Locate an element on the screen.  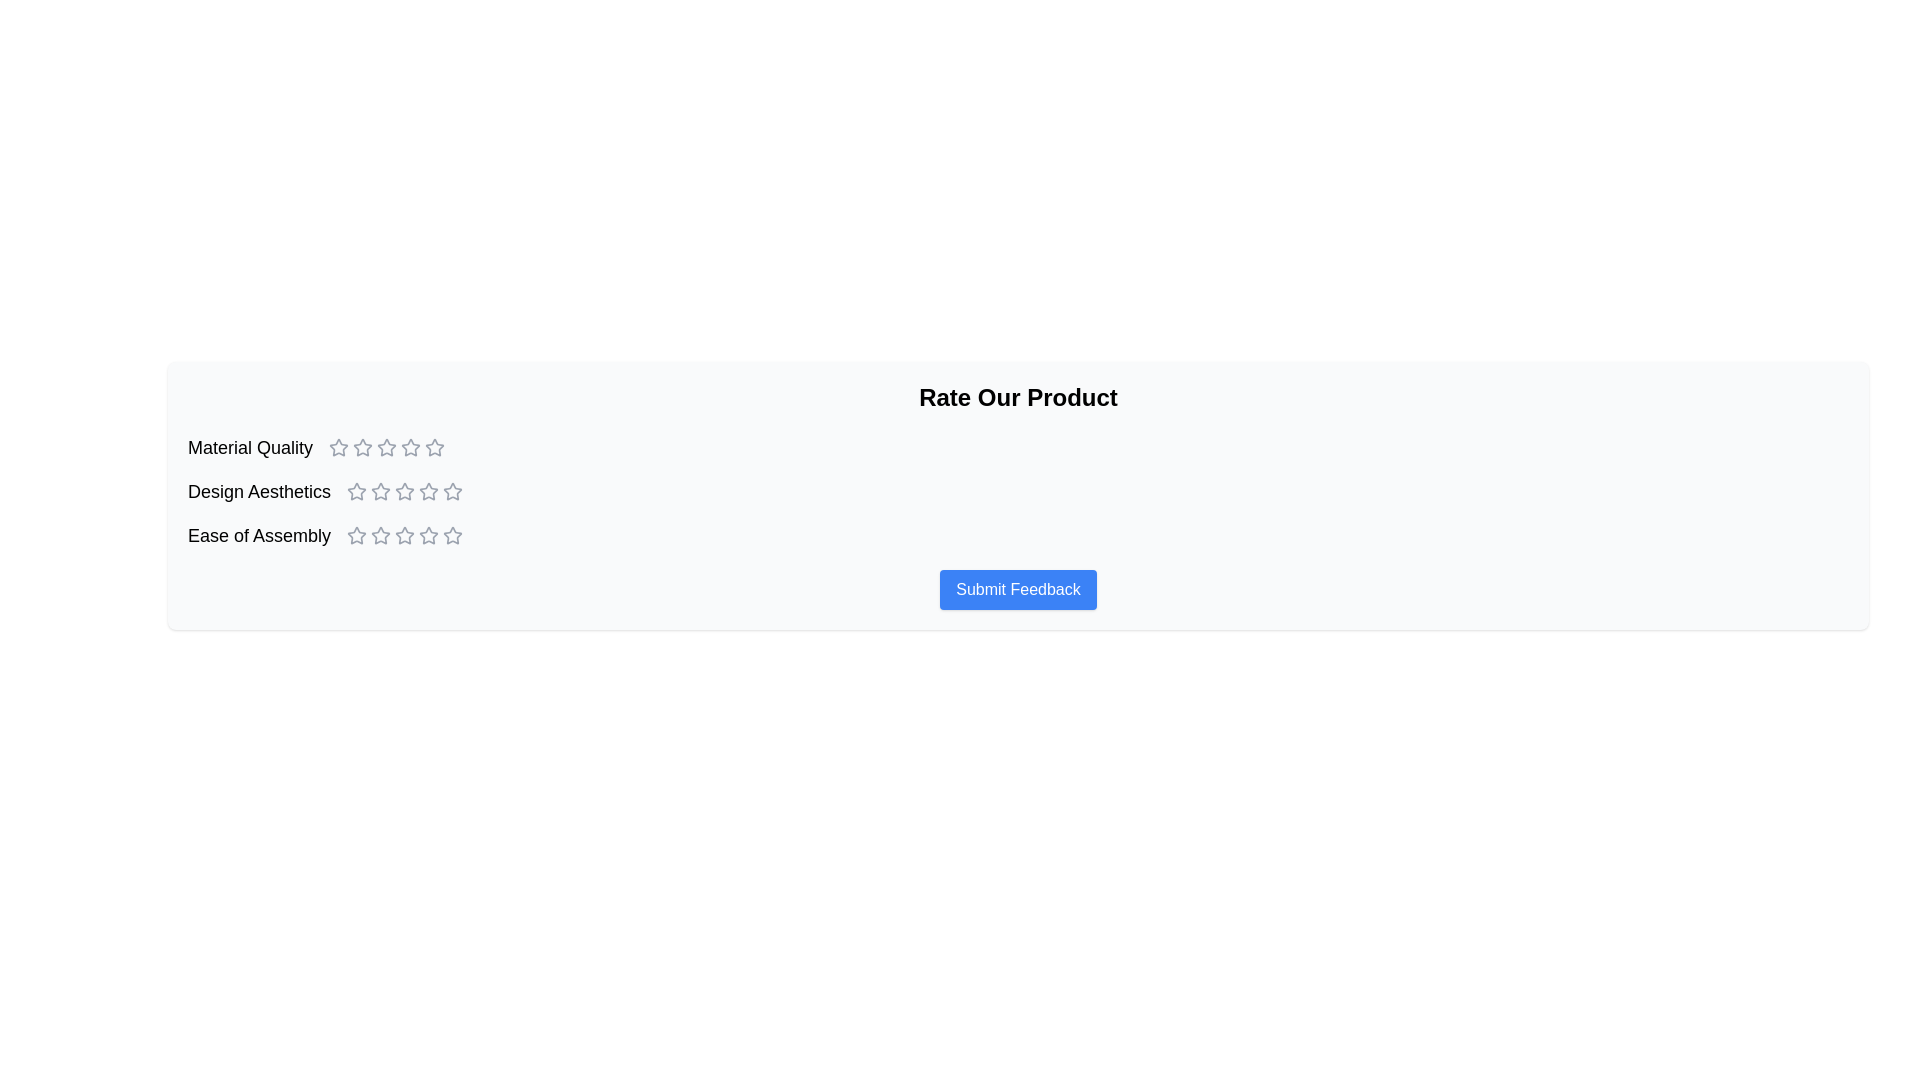
the third star-shaped icon in the rating system for 'Material Quality' to rate it is located at coordinates (387, 446).